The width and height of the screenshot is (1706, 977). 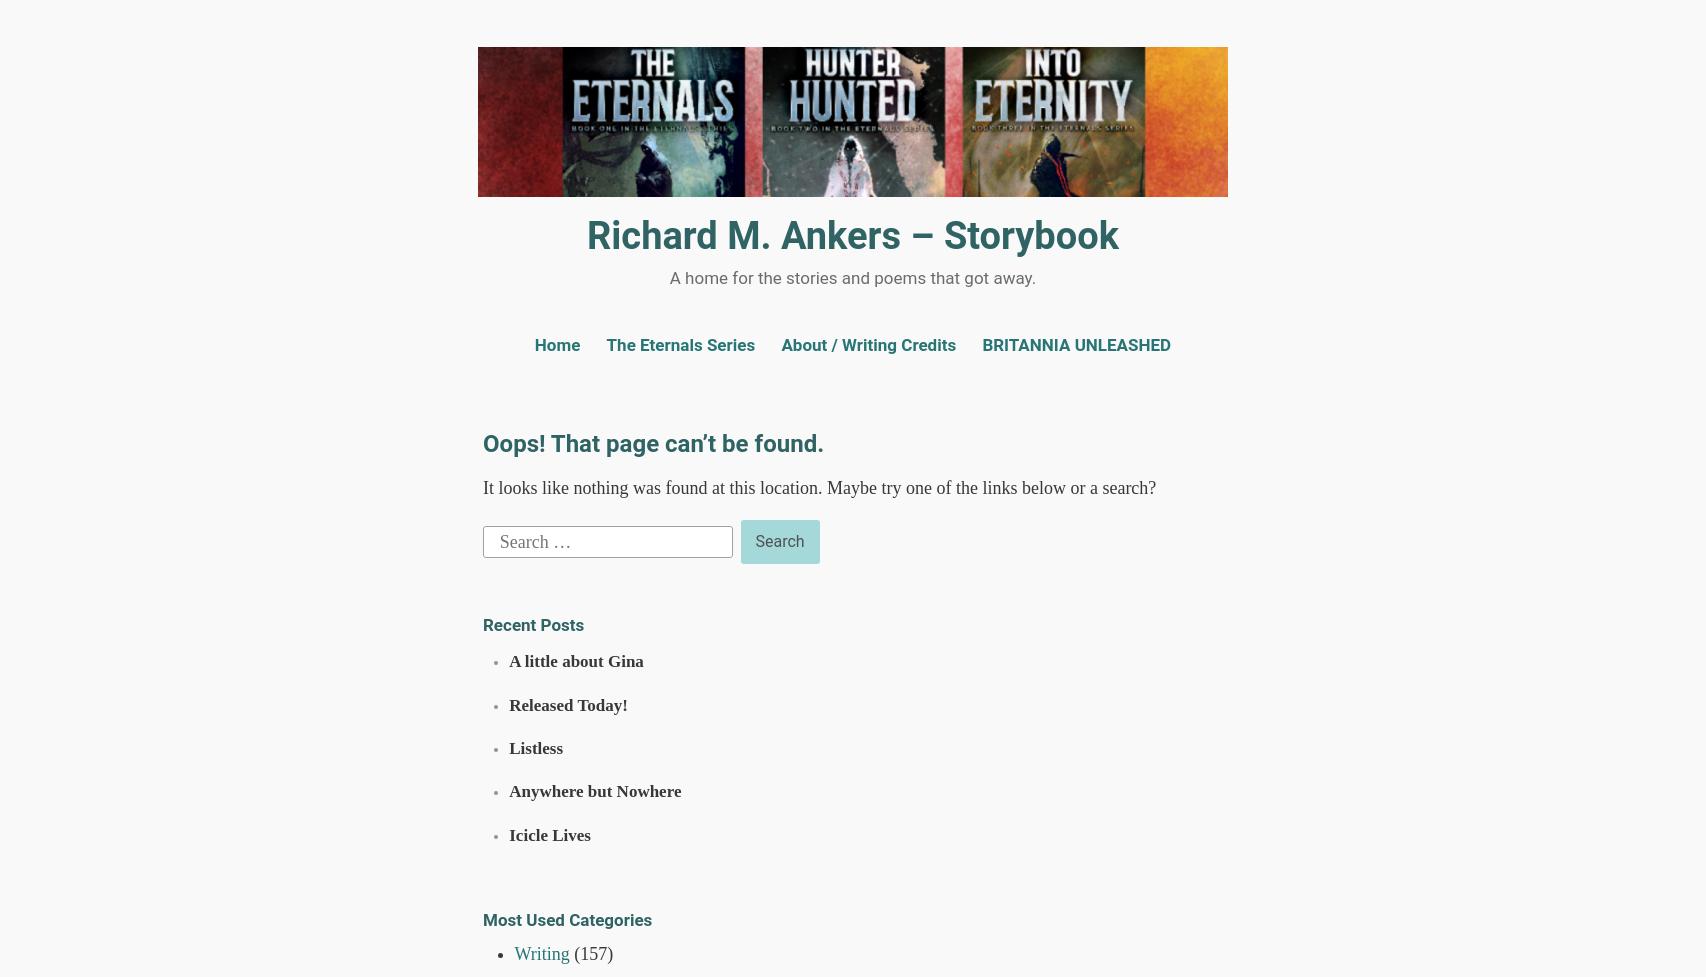 What do you see at coordinates (508, 661) in the screenshot?
I see `'A little about Gina'` at bounding box center [508, 661].